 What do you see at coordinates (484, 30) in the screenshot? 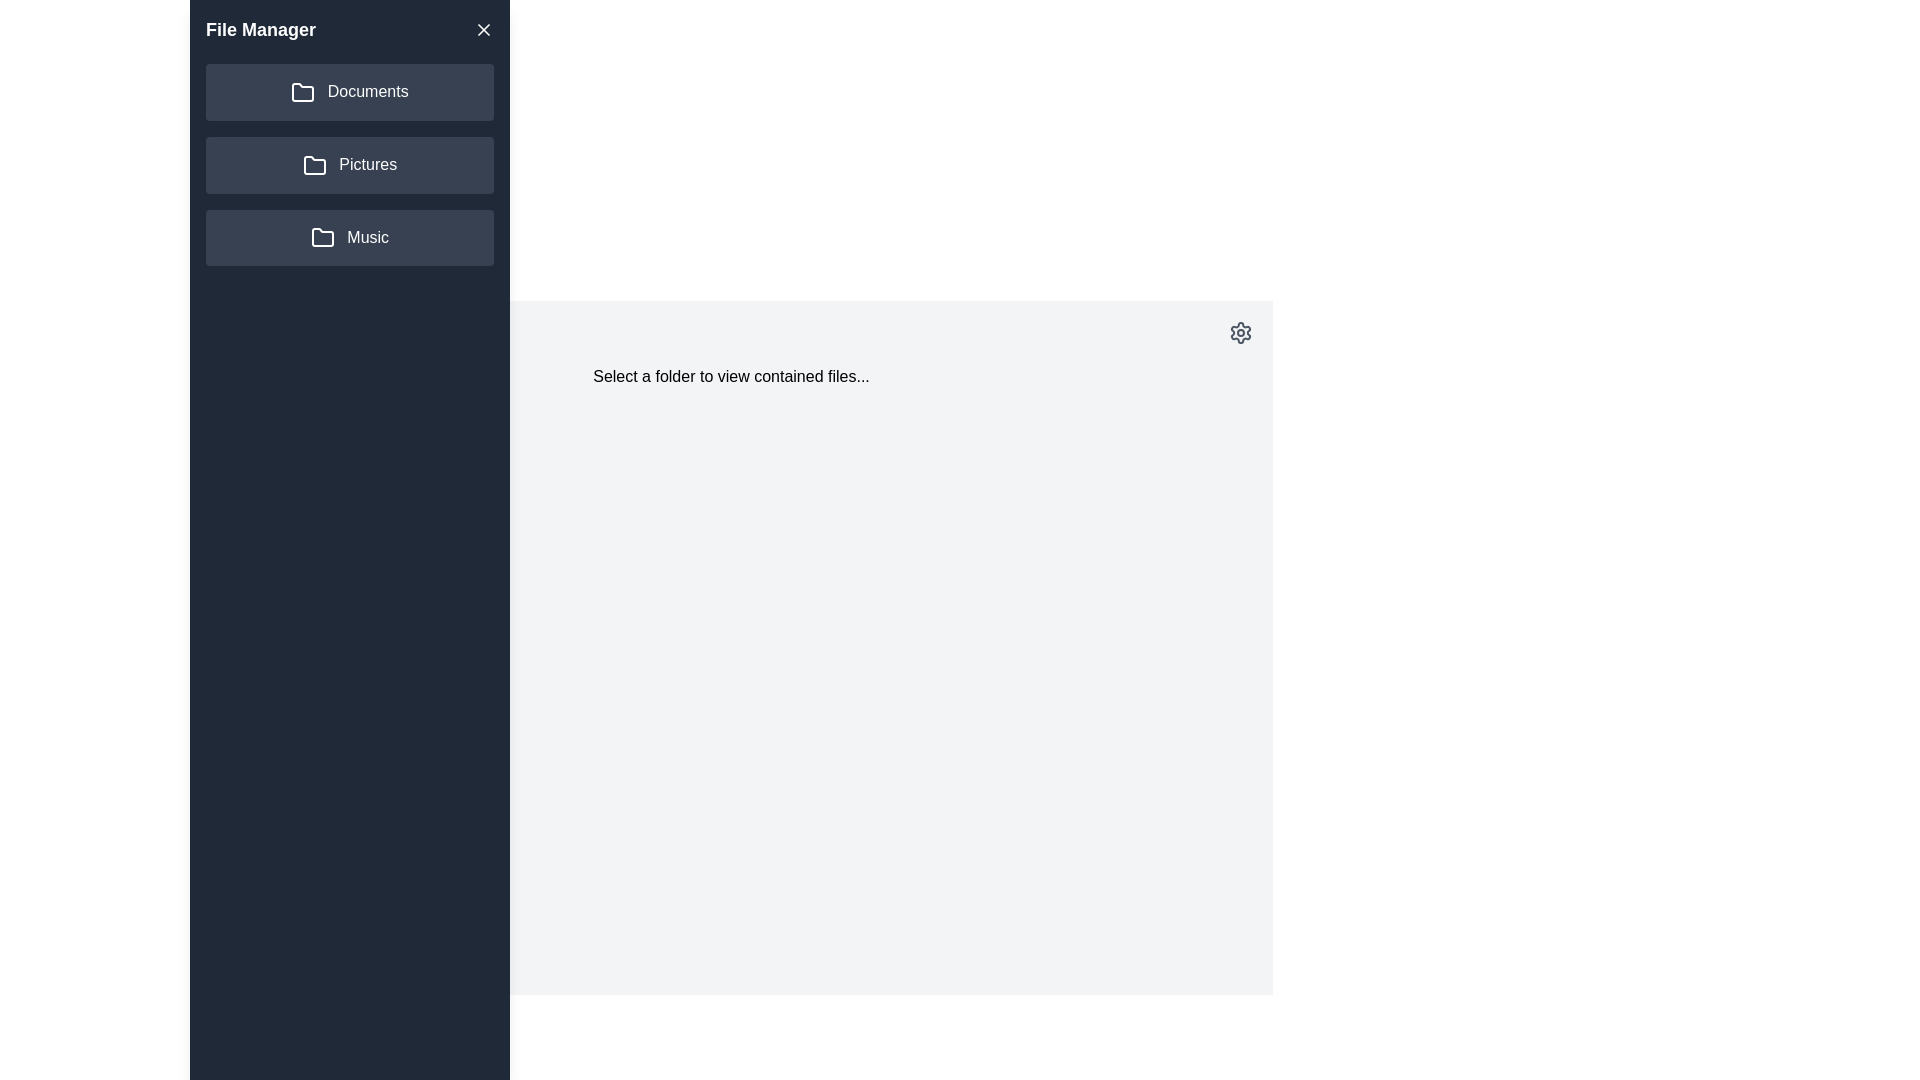
I see `close button at the top-right corner of the side drawer to toggle its state` at bounding box center [484, 30].